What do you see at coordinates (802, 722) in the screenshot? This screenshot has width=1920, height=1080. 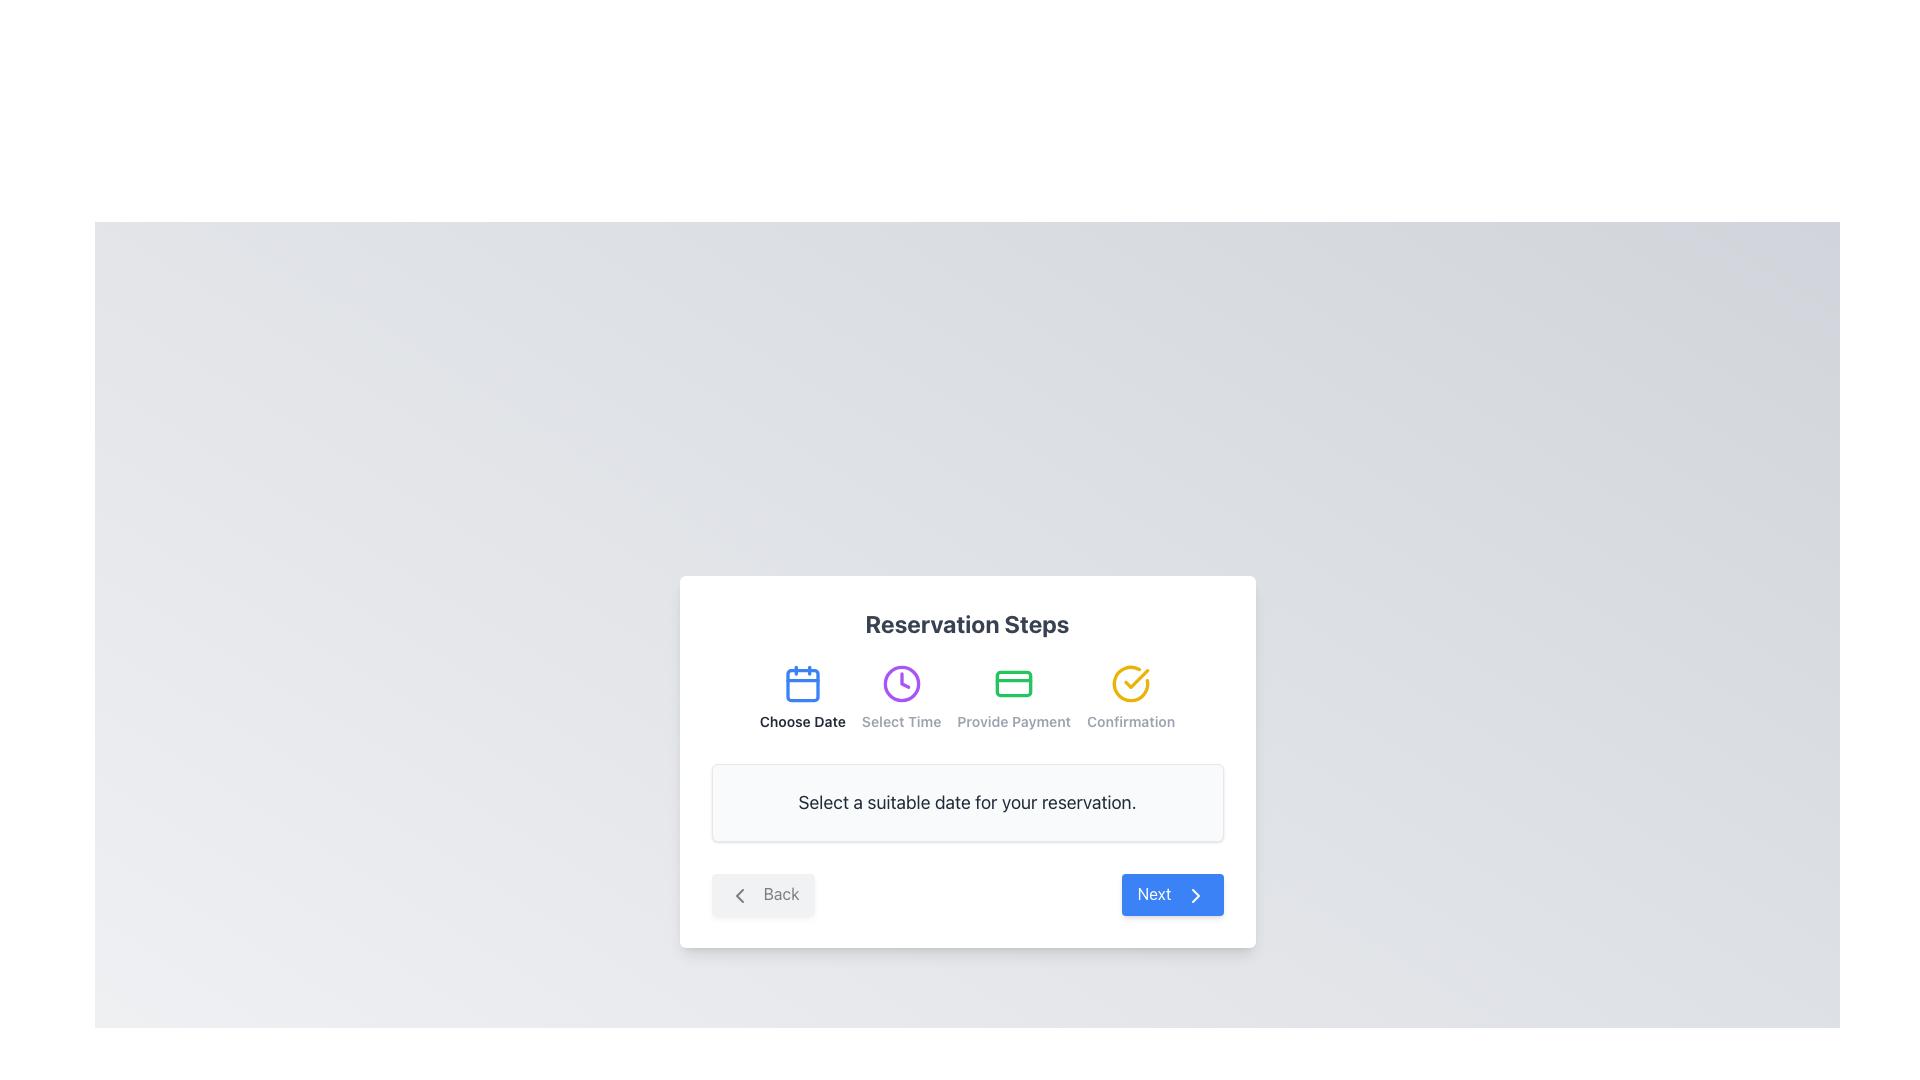 I see `the 'Choose Date' text label located beneath the blue calendar icon in the central section of the modal interface` at bounding box center [802, 722].